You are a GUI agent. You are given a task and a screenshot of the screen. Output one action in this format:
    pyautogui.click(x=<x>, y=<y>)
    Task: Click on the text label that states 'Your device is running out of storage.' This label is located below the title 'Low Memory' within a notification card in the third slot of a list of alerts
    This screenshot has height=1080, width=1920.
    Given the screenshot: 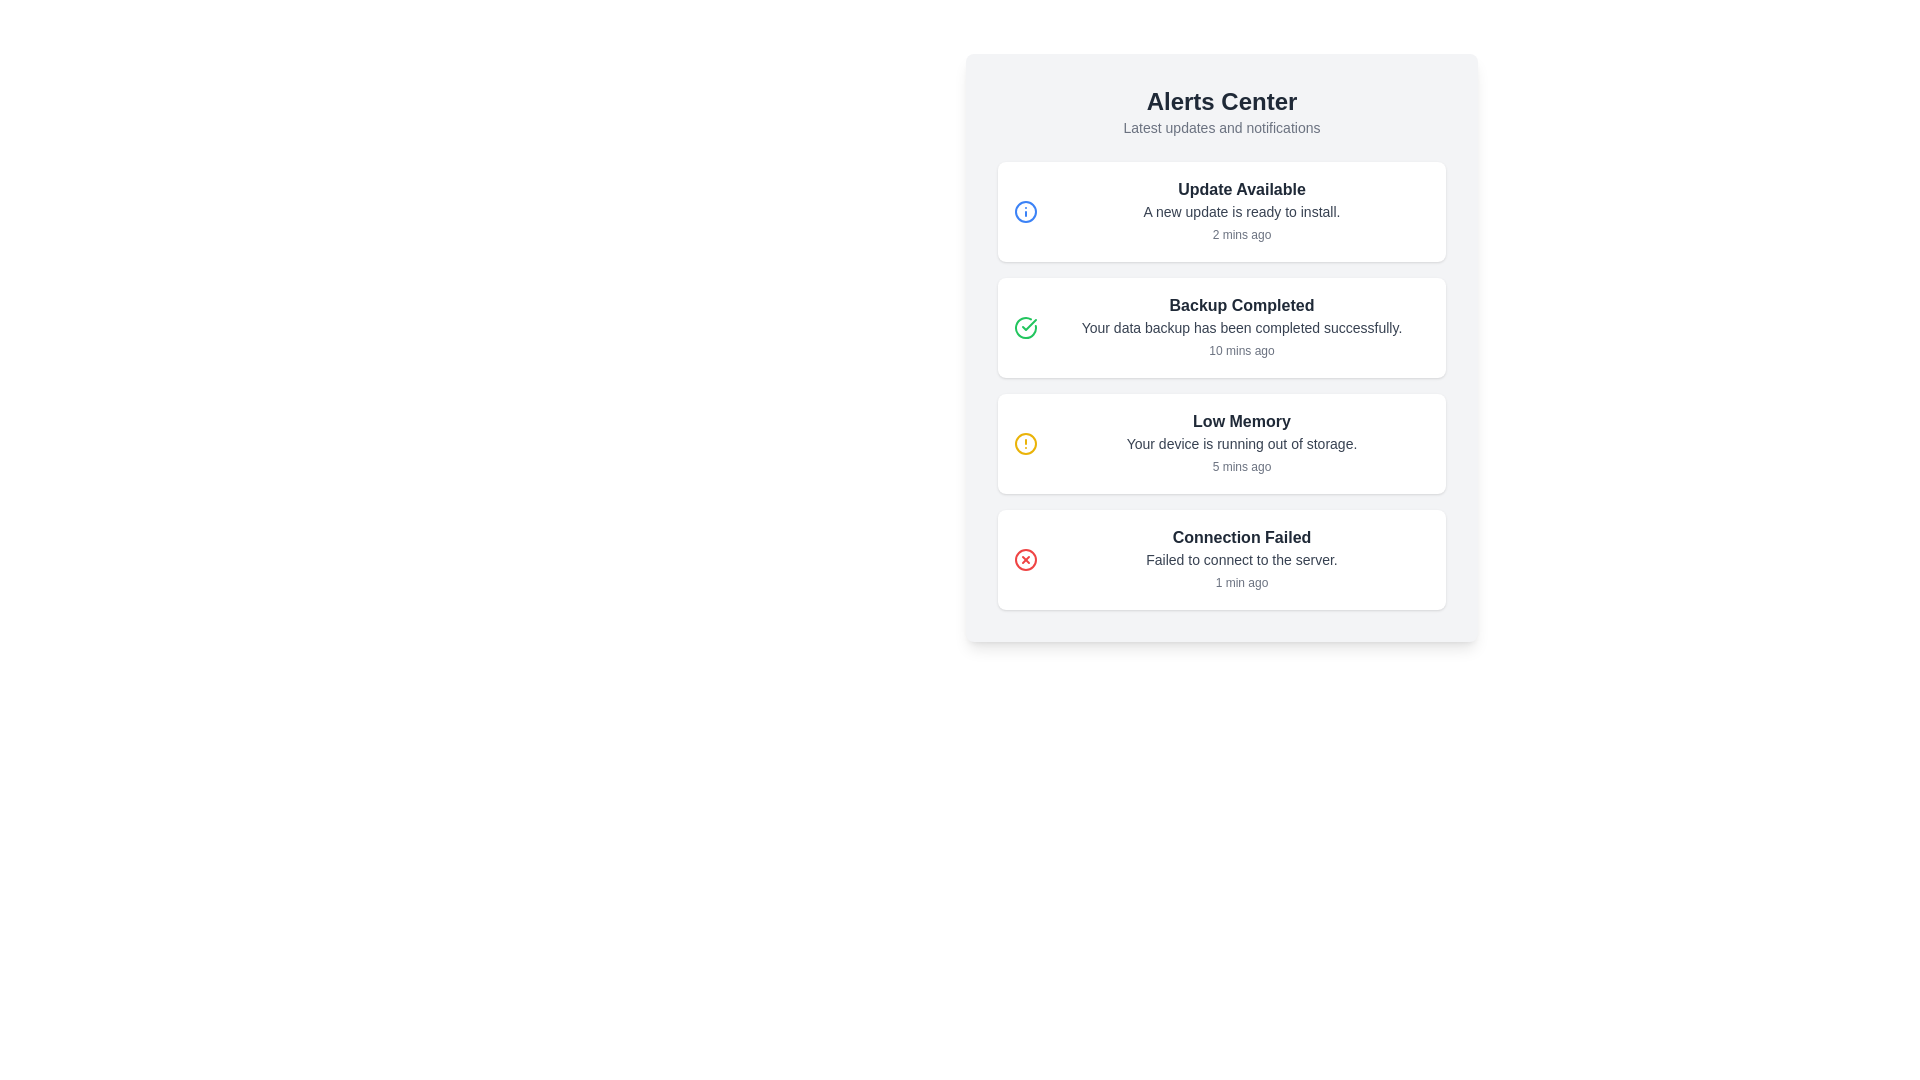 What is the action you would take?
    pyautogui.click(x=1241, y=442)
    